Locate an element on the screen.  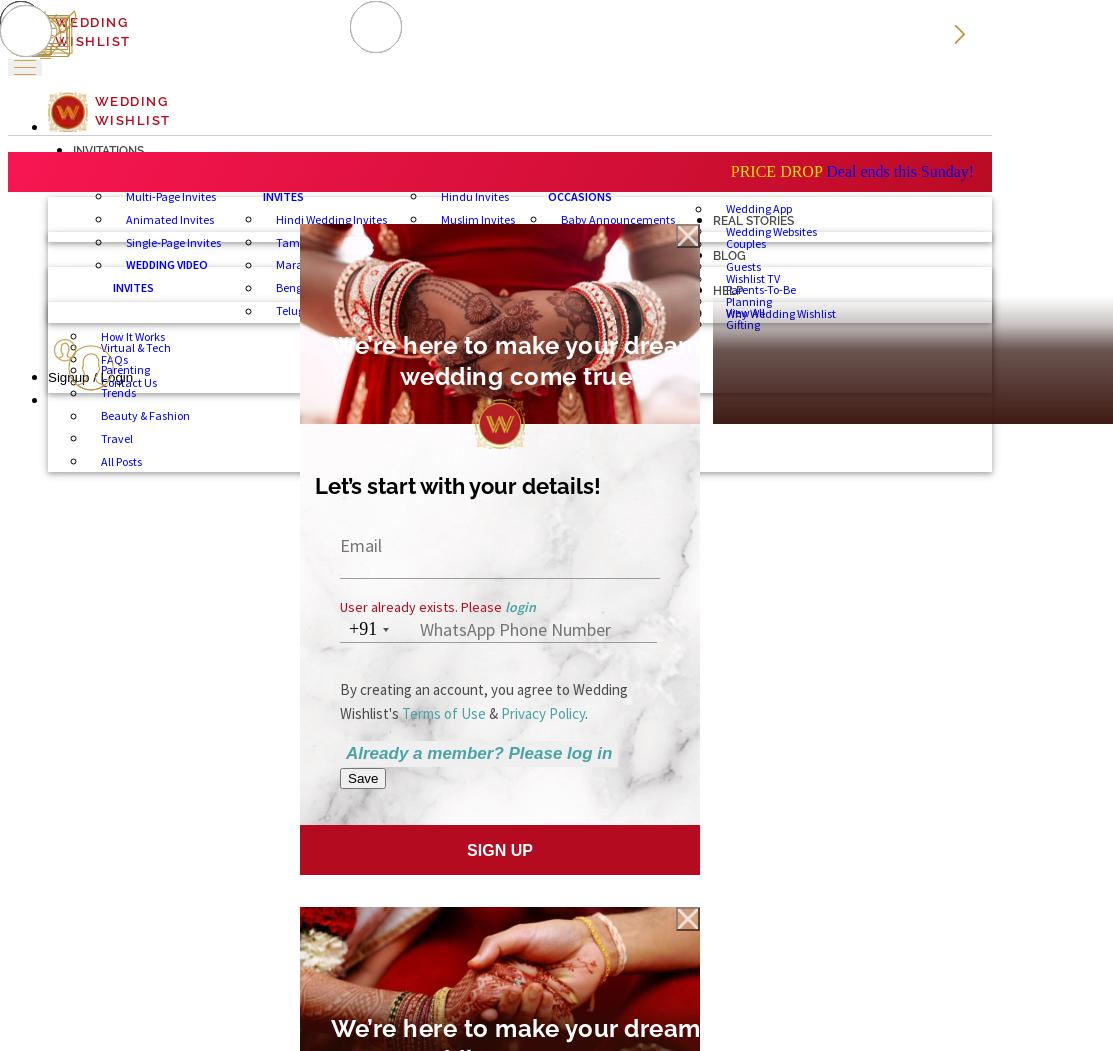
'Invitations' is located at coordinates (73, 148).